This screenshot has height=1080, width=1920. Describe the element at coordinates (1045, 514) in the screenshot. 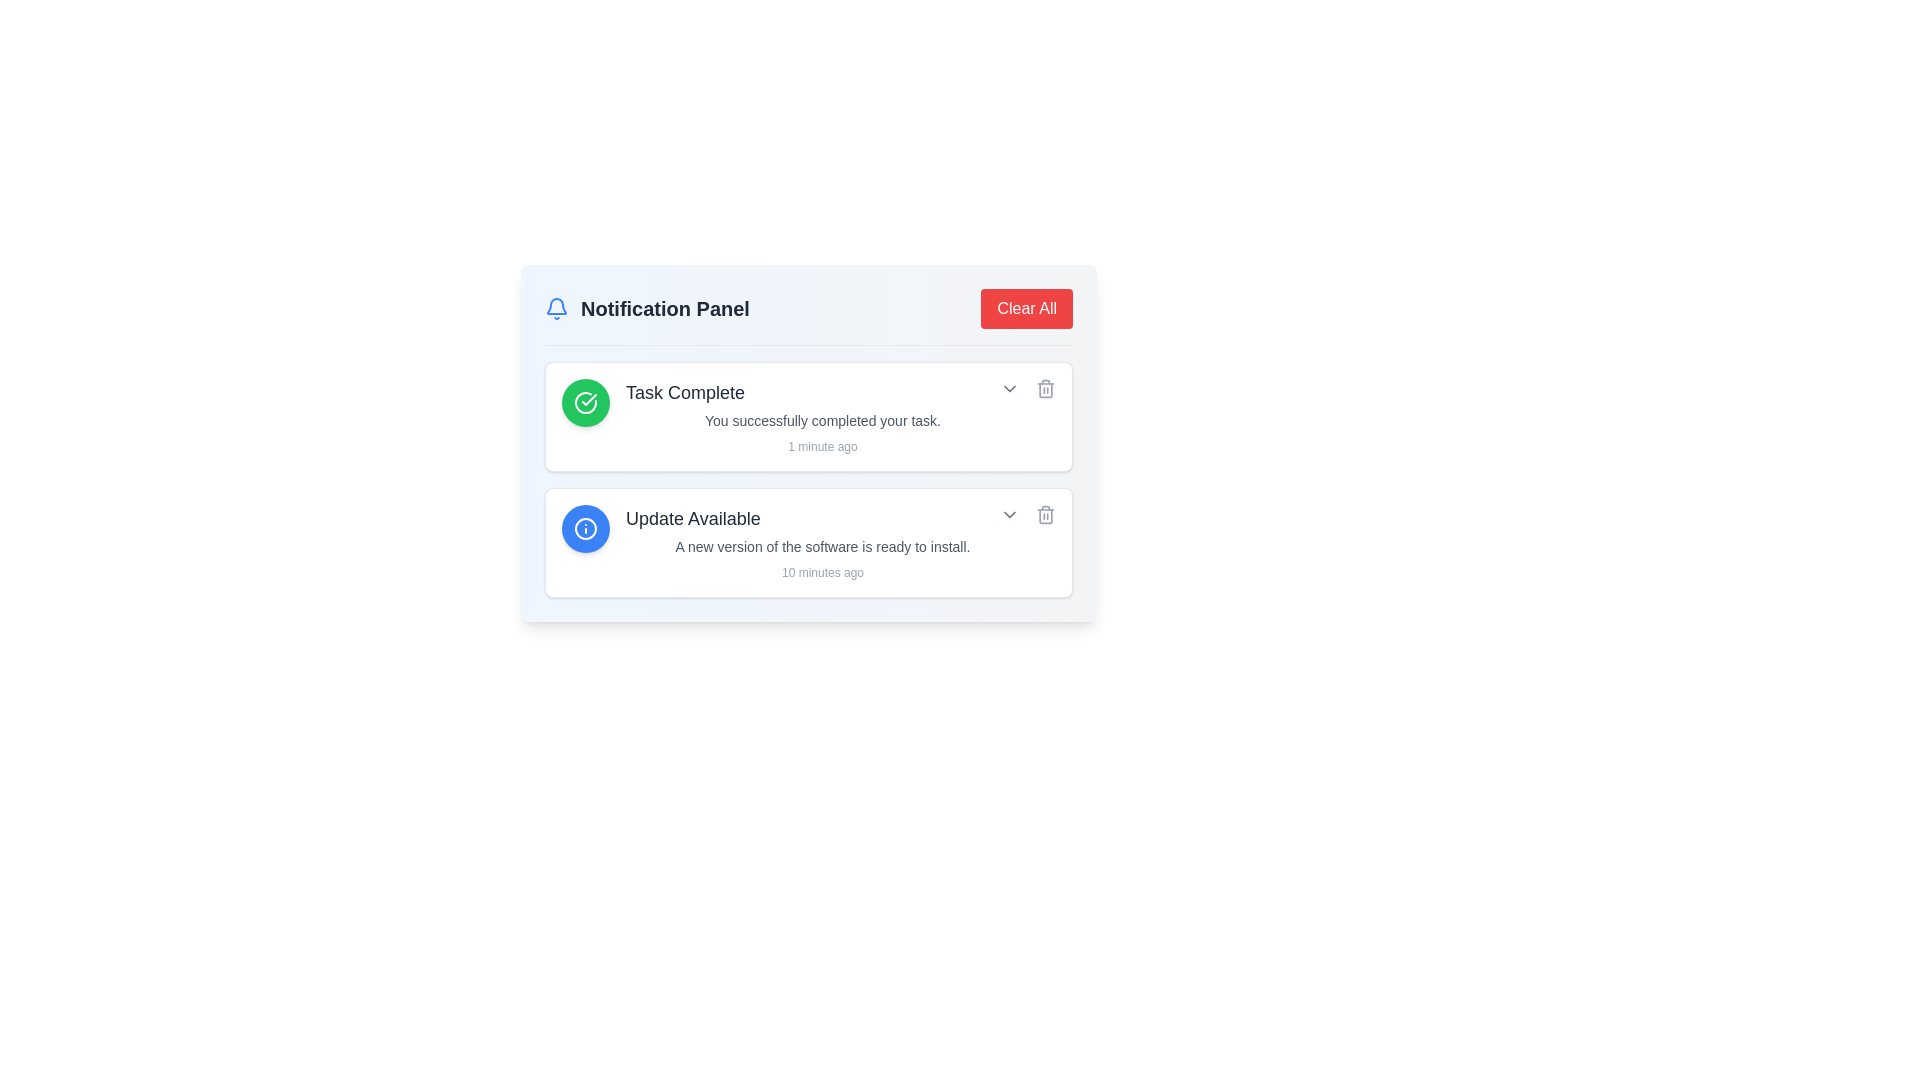

I see `the deletion button located in the bottom-right corner of the 'Update Available' notification card to change its color` at that location.